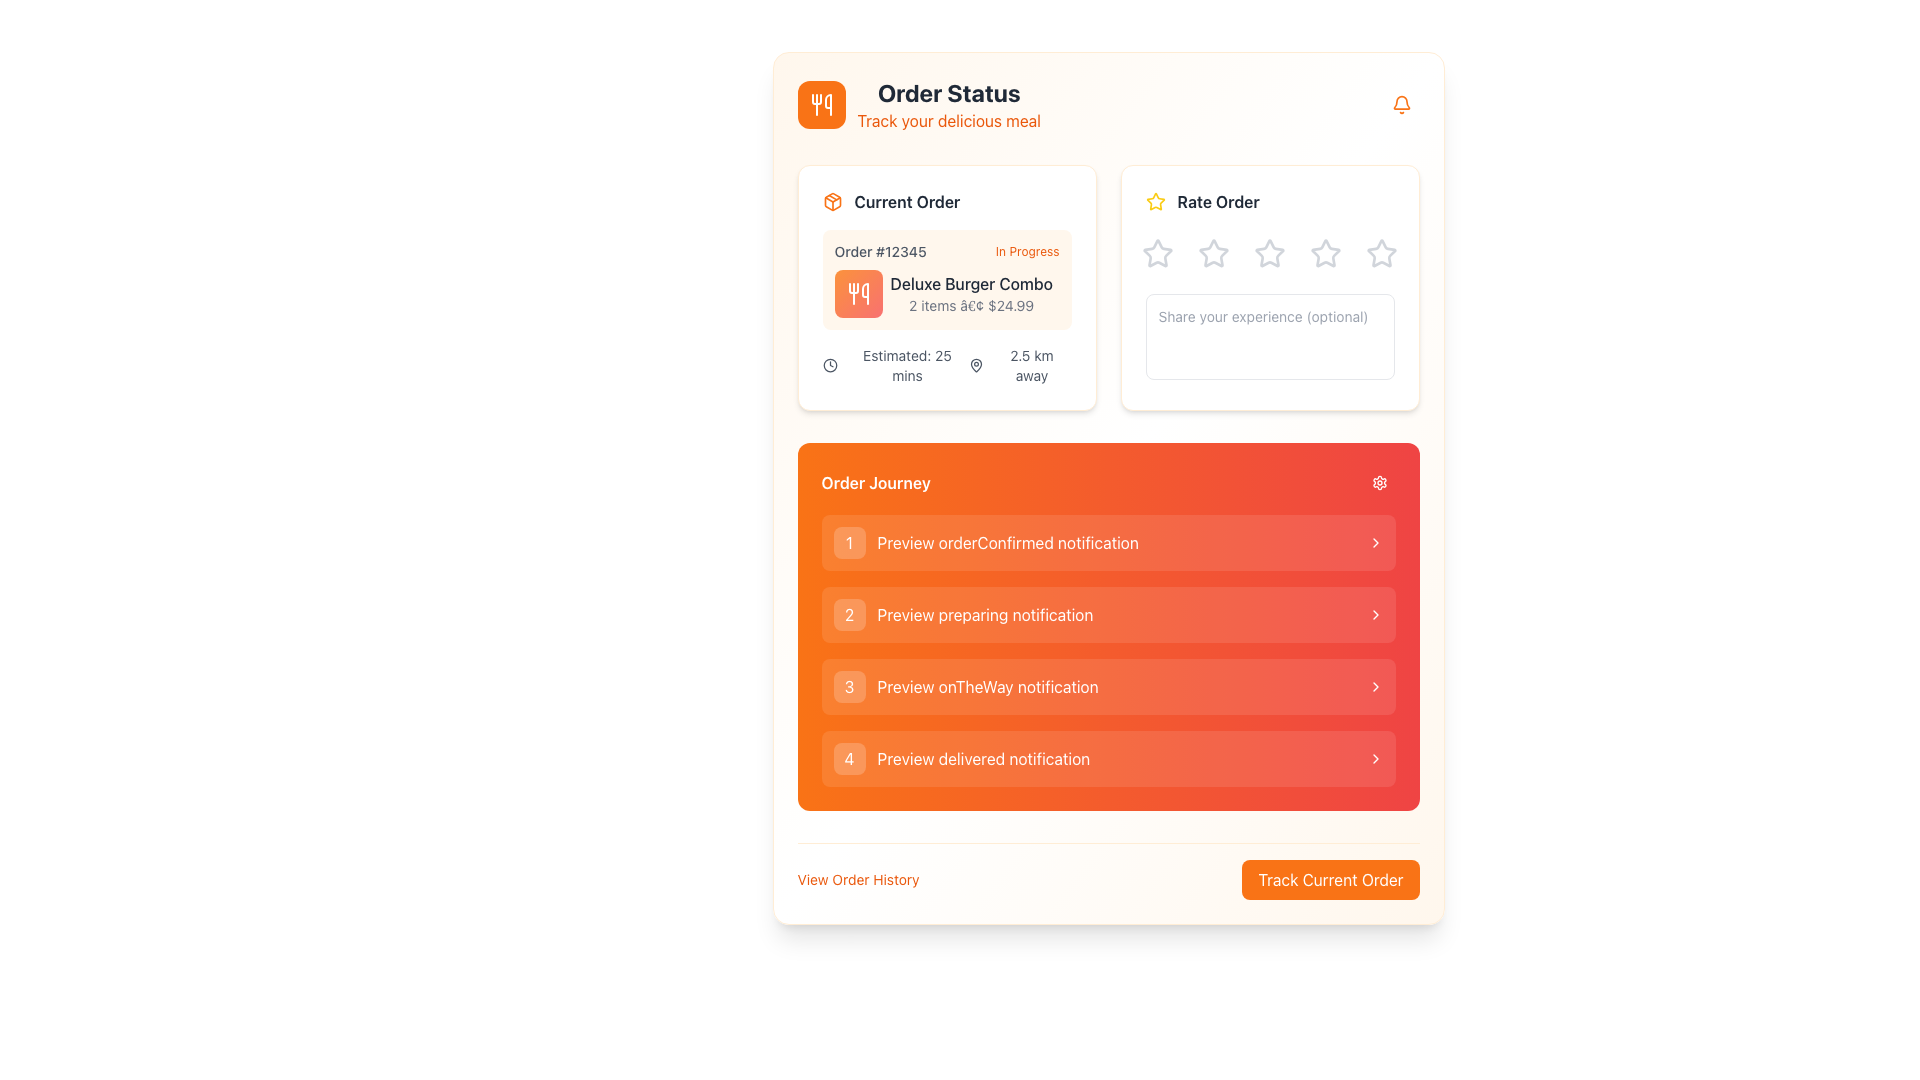 This screenshot has width=1920, height=1080. Describe the element at coordinates (832, 201) in the screenshot. I see `the small orange package icon with a white outline located before the 'Current Order' text label` at that location.